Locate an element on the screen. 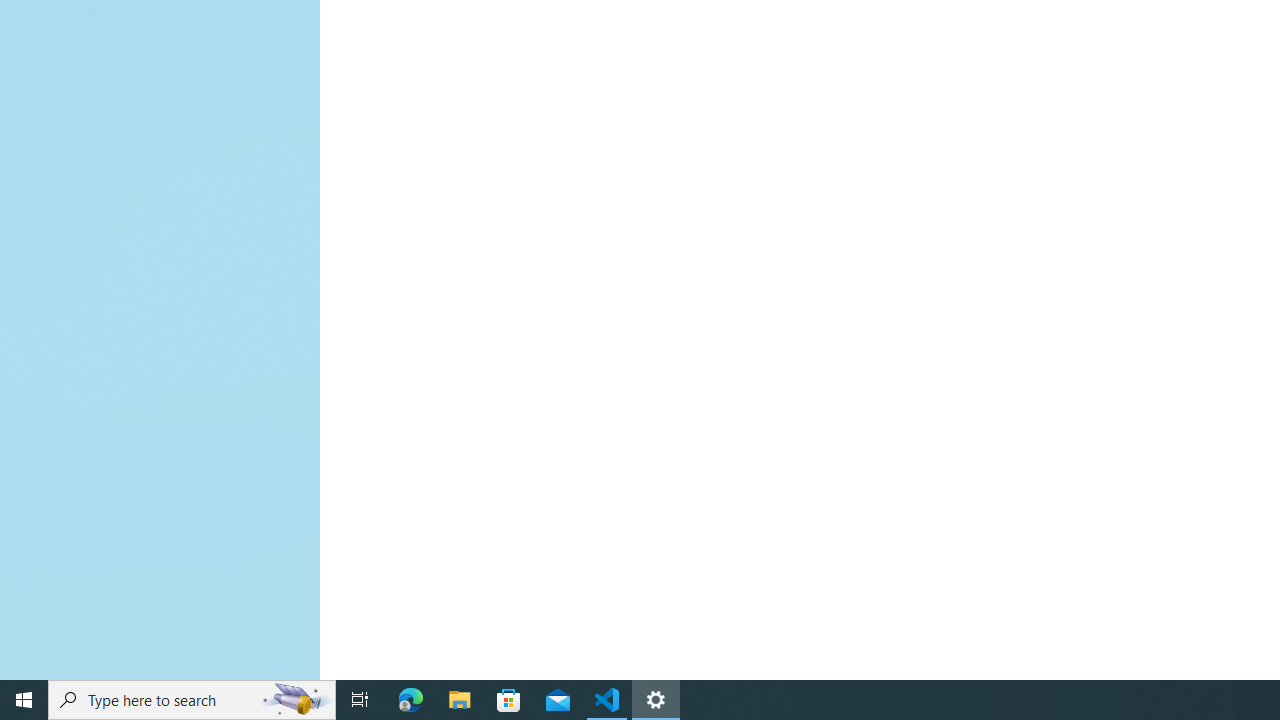 The width and height of the screenshot is (1280, 720). 'Microsoft Edge' is located at coordinates (410, 698).